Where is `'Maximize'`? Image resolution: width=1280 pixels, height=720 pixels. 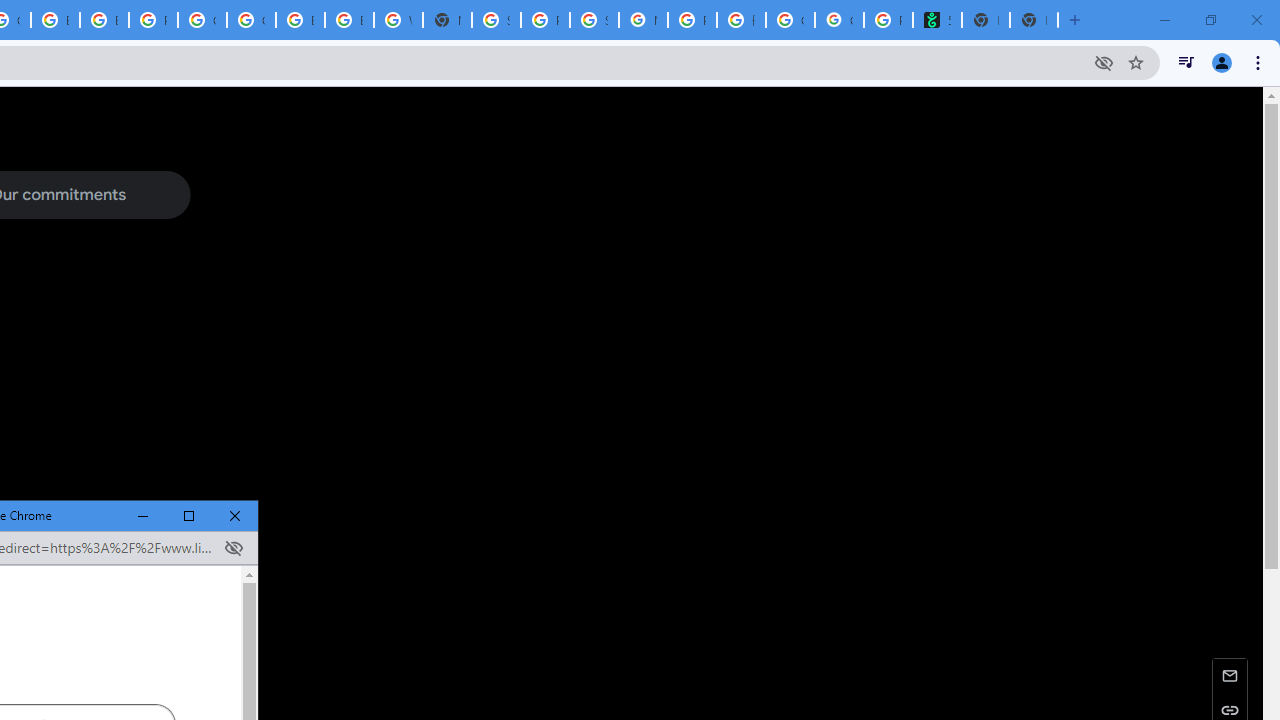 'Maximize' is located at coordinates (189, 515).